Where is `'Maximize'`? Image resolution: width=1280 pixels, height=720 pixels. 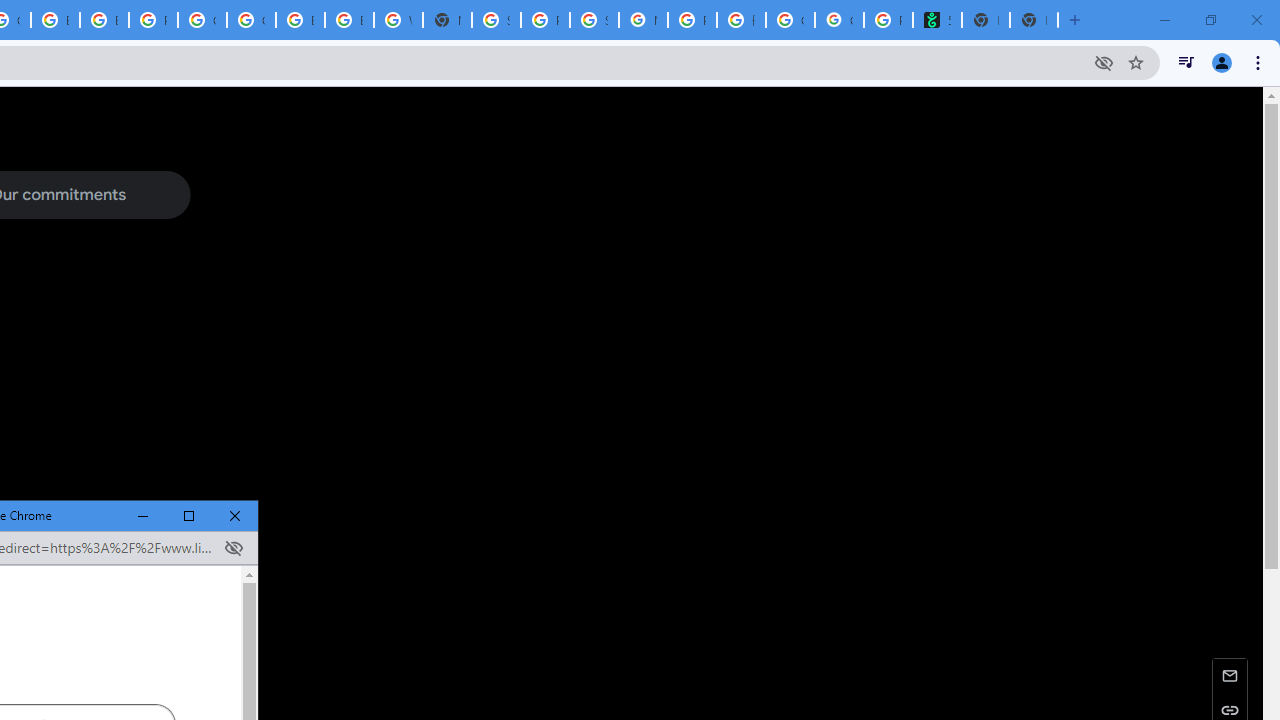 'Maximize' is located at coordinates (189, 515).